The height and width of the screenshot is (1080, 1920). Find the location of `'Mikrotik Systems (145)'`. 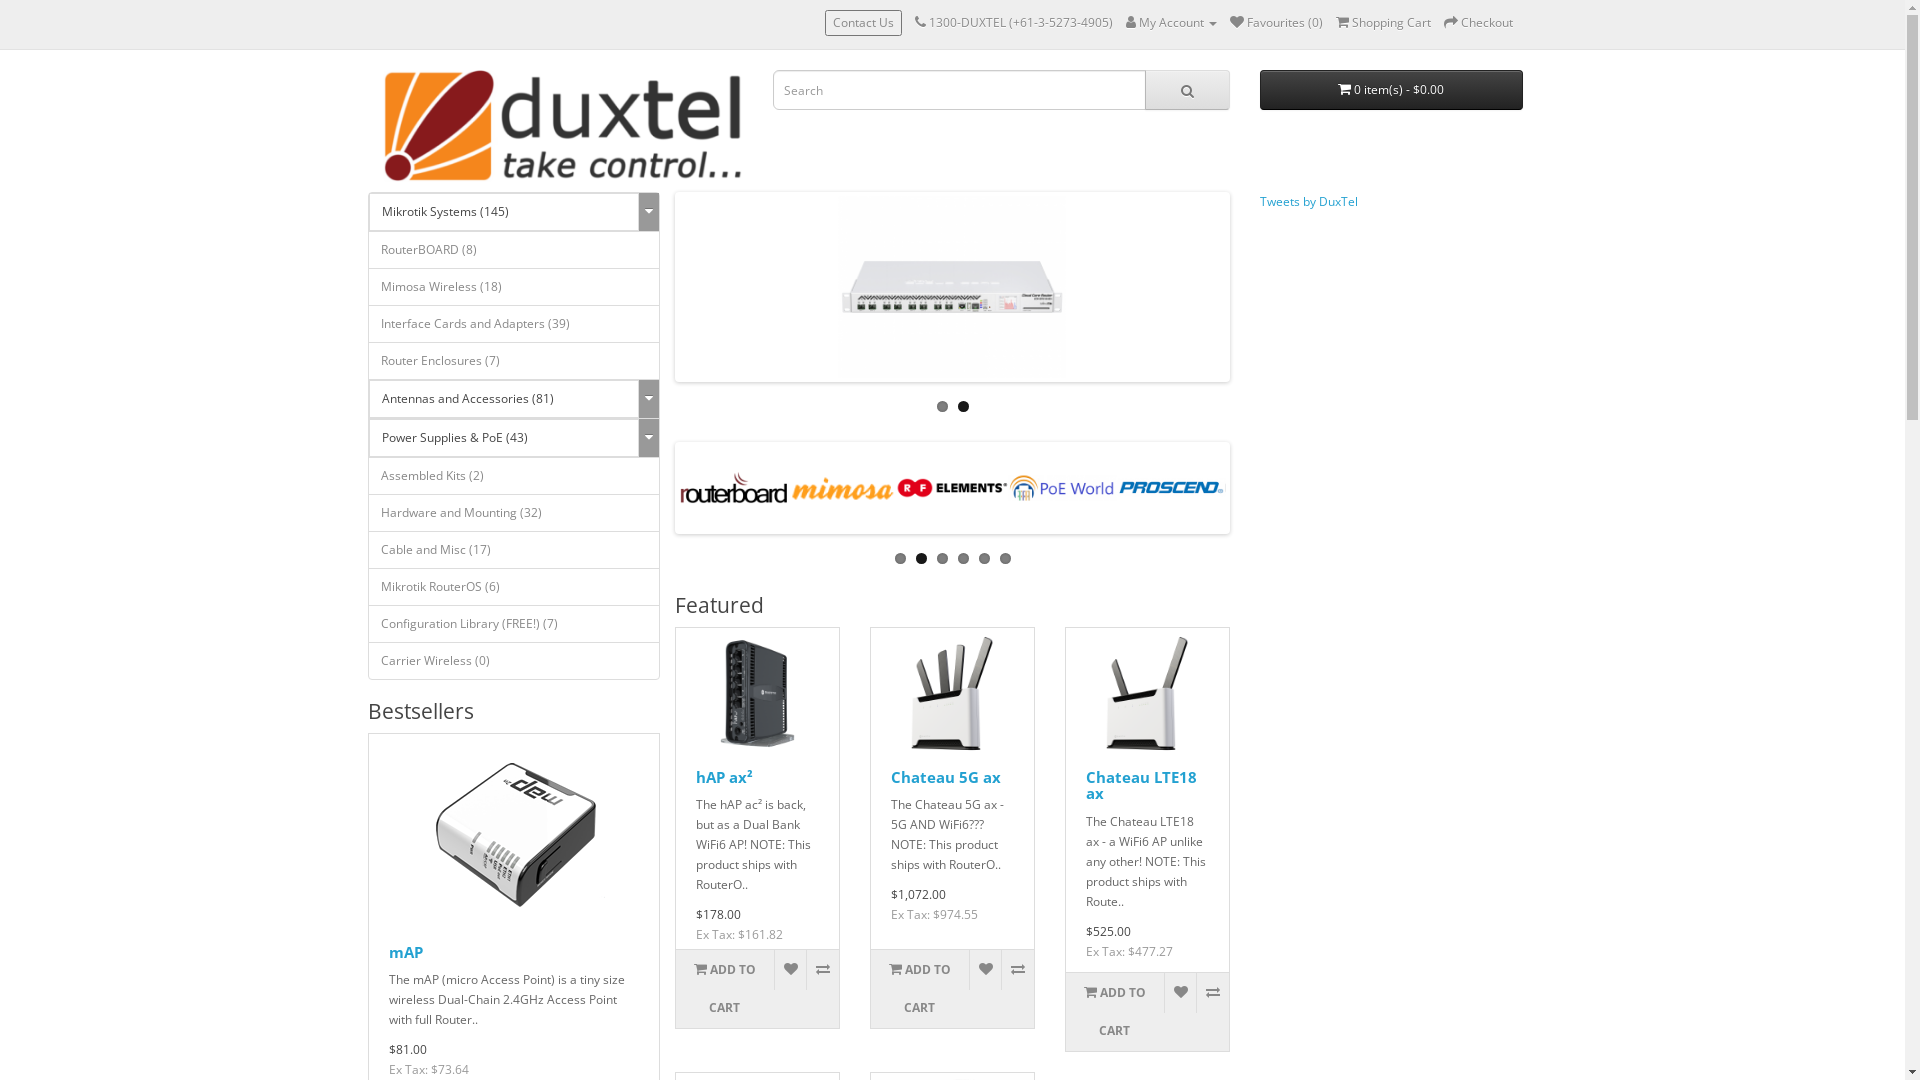

'Mikrotik Systems (145)' is located at coordinates (503, 212).